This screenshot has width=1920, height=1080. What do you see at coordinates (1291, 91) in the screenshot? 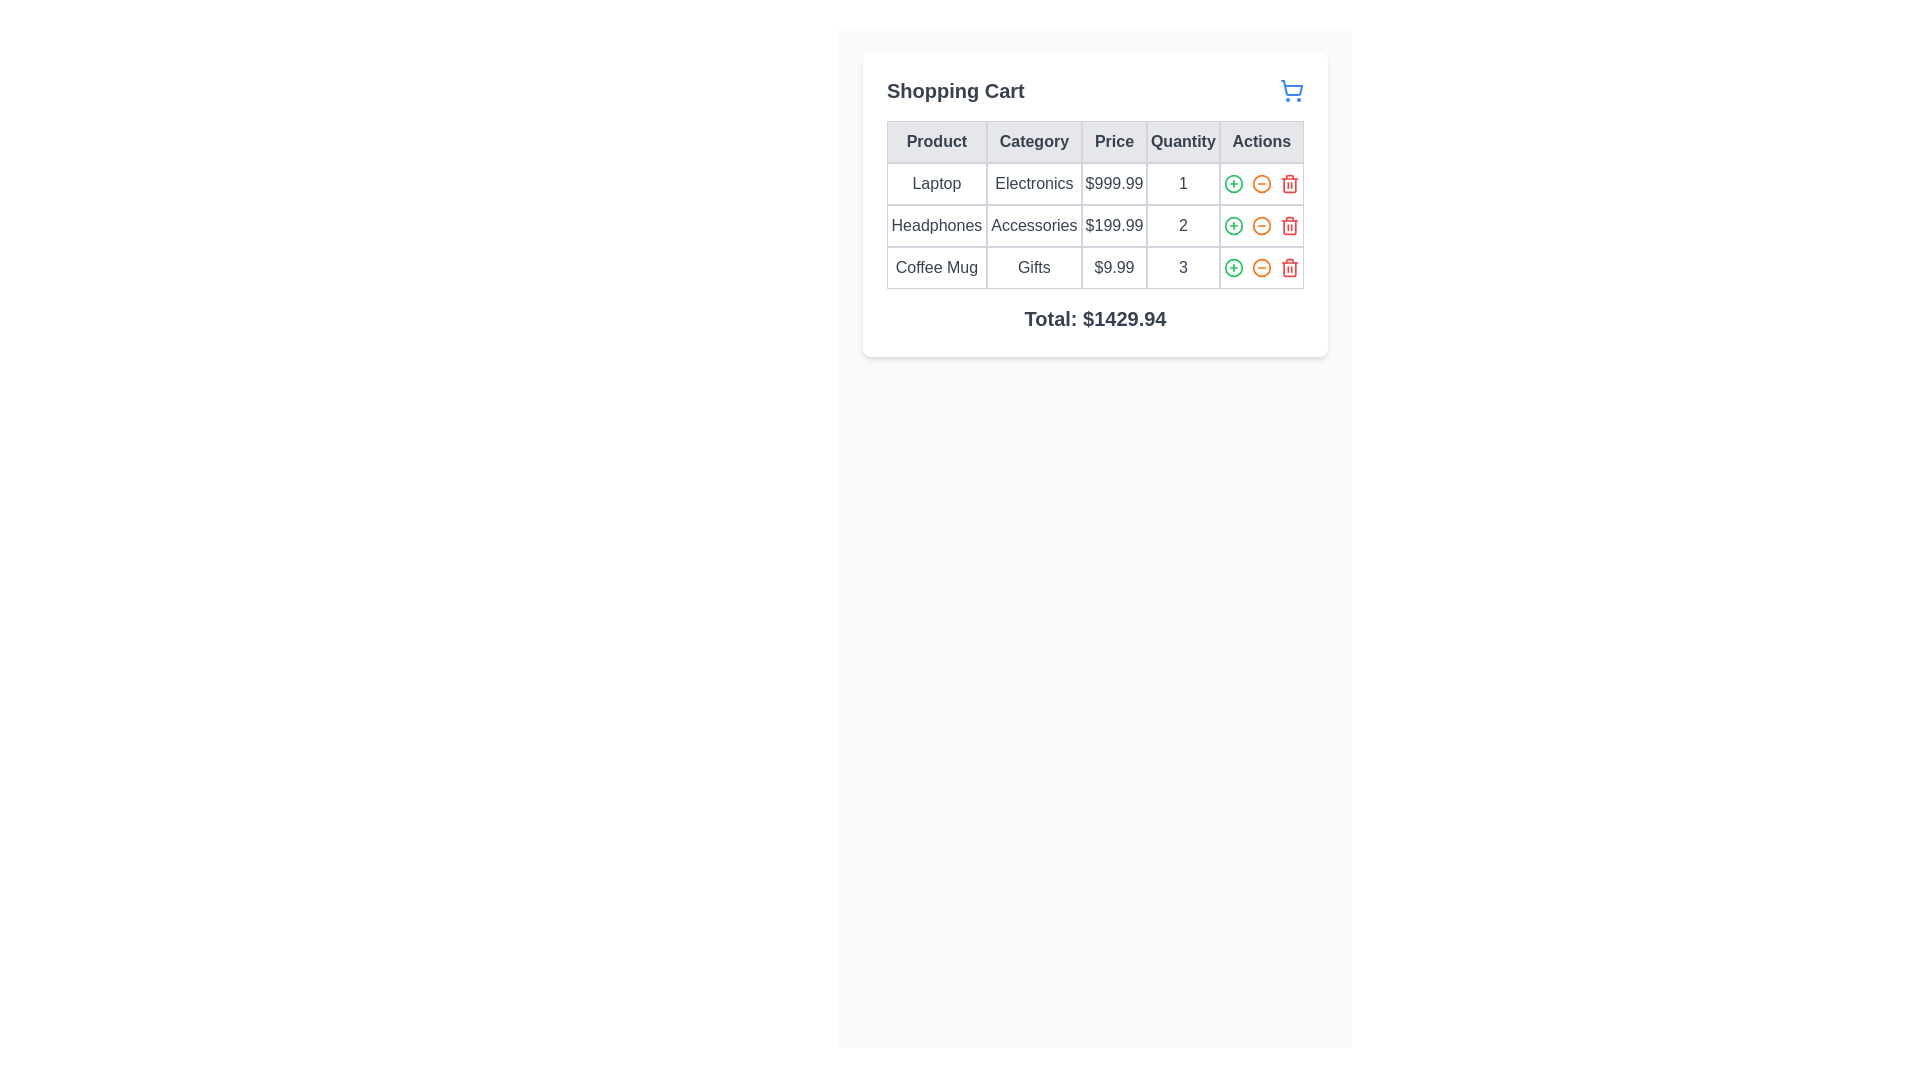
I see `the shopping cart icon located in the top-right corner of the shopping cart section, adjacent to the 'Shopping Cart' label` at bounding box center [1291, 91].